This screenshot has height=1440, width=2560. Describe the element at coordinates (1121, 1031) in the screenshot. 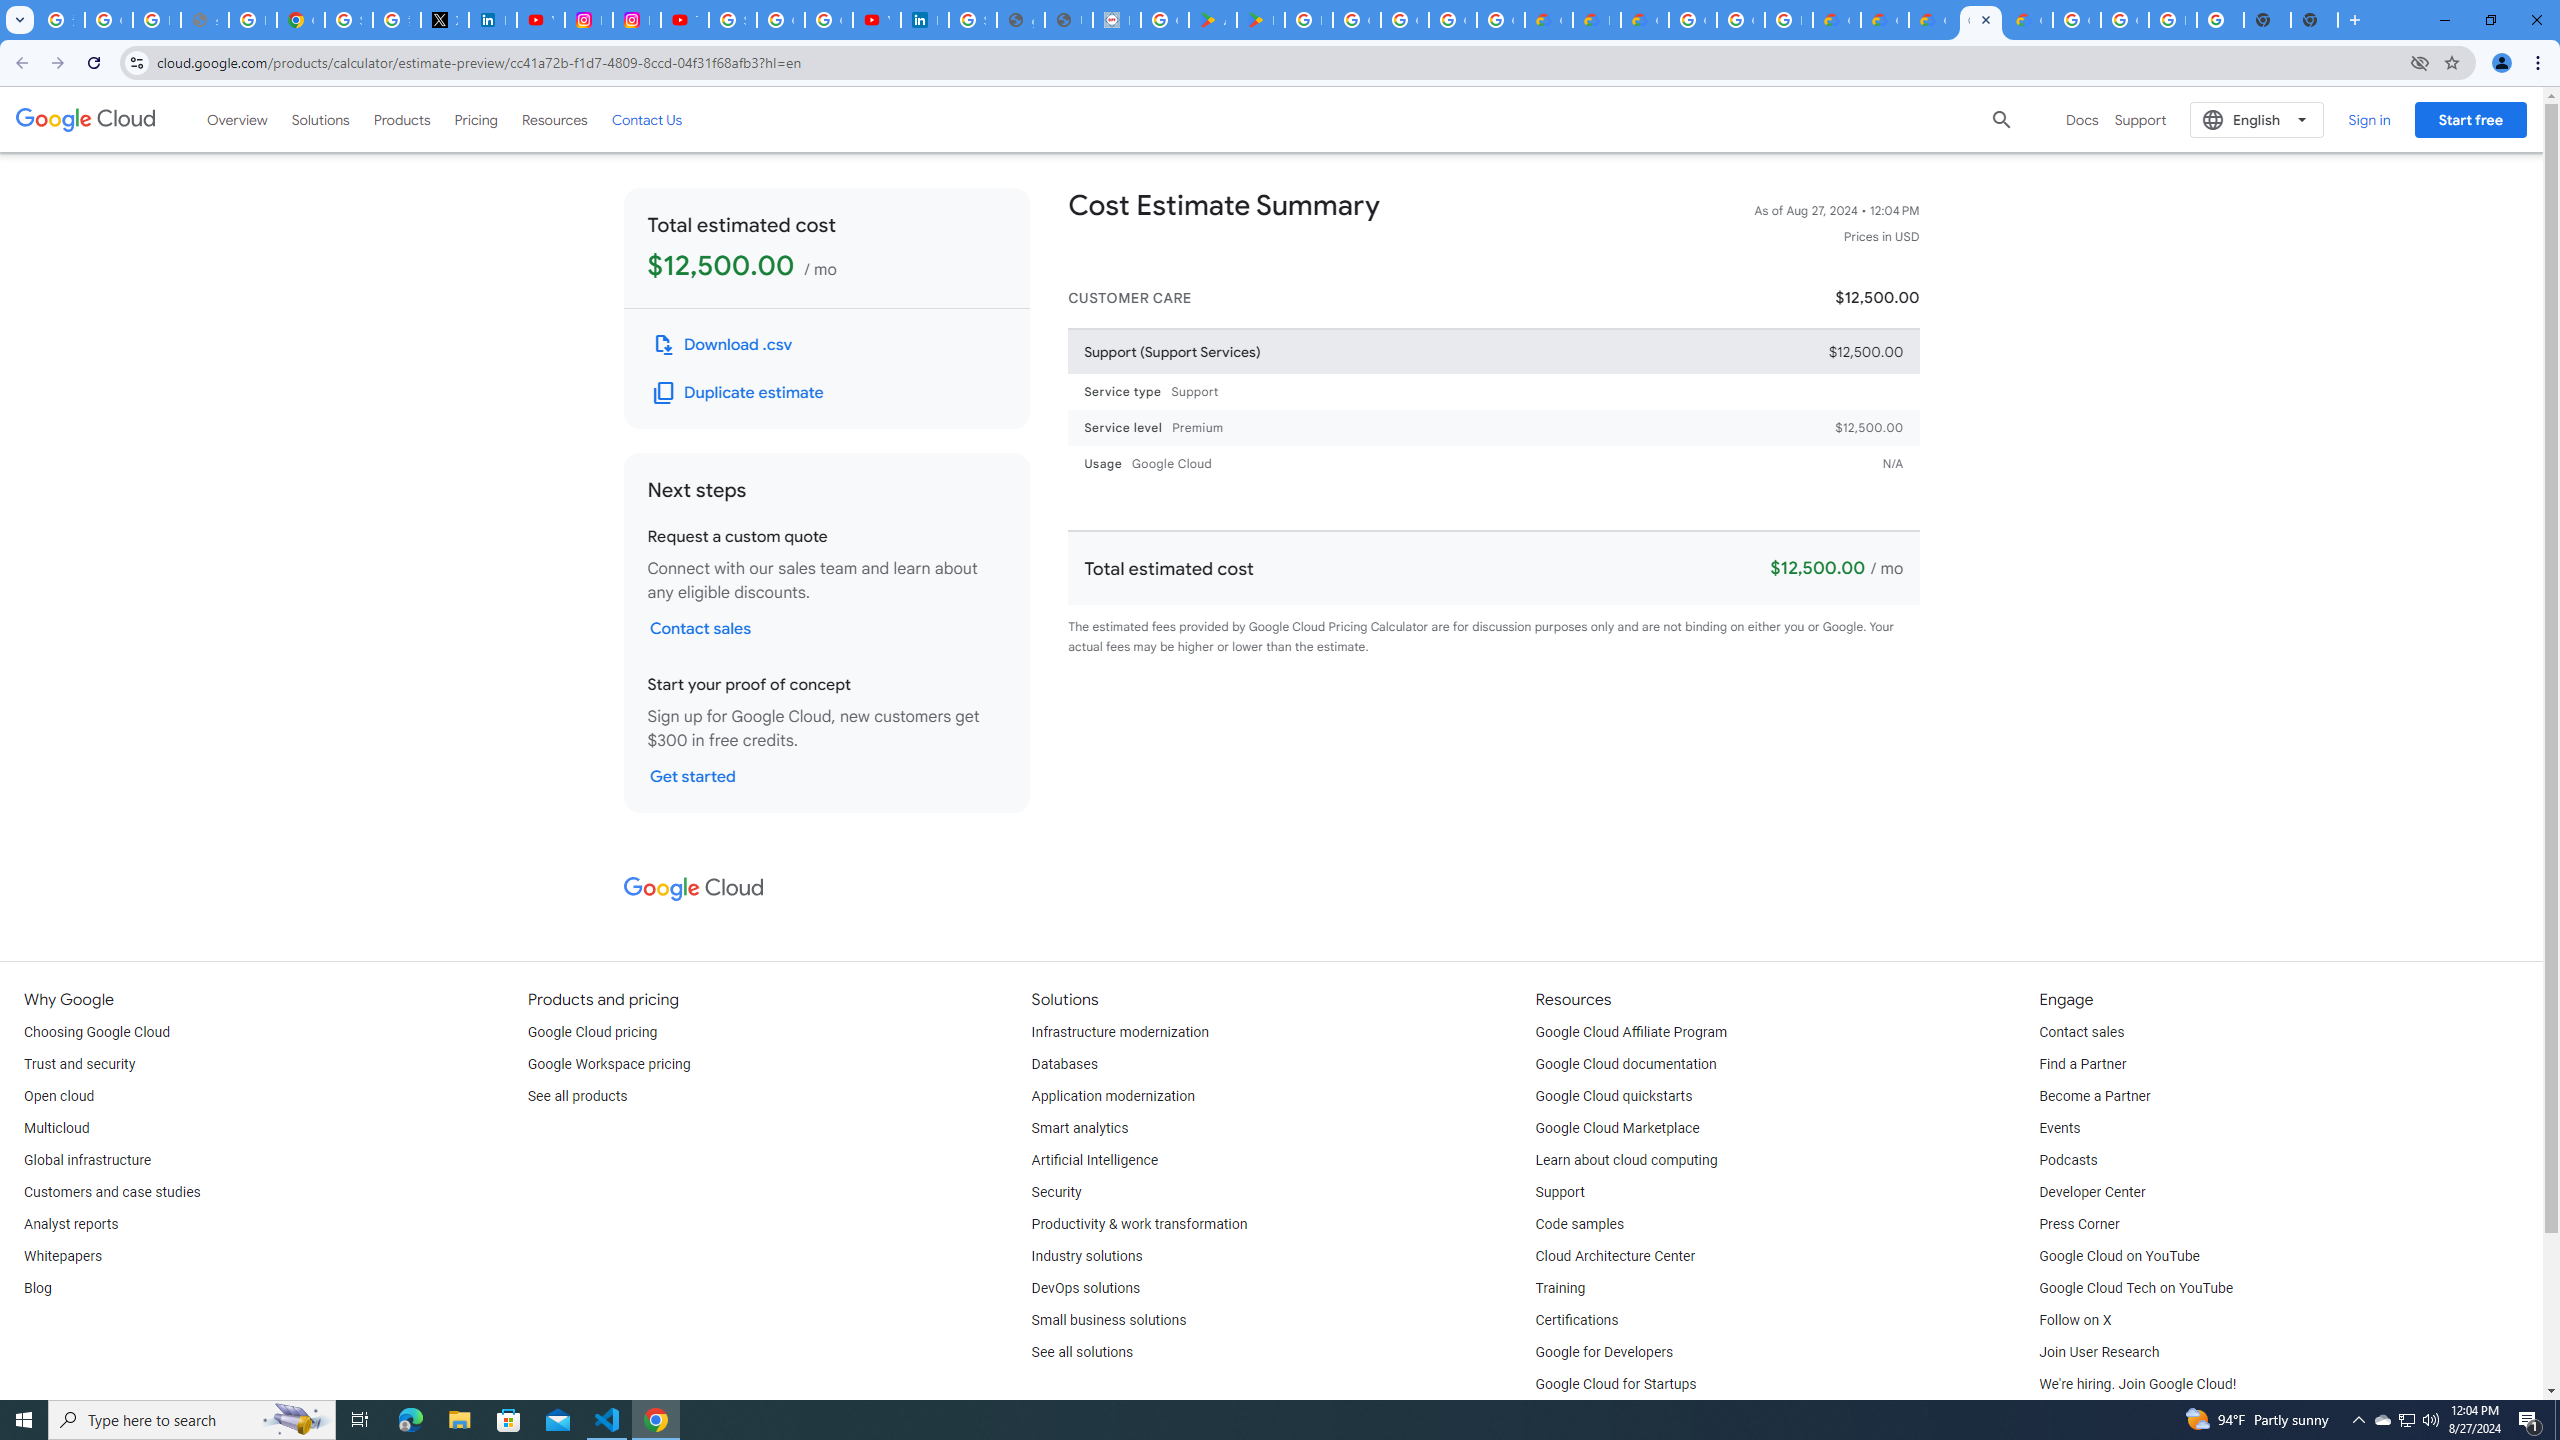

I see `'Infrastructure modernization'` at that location.